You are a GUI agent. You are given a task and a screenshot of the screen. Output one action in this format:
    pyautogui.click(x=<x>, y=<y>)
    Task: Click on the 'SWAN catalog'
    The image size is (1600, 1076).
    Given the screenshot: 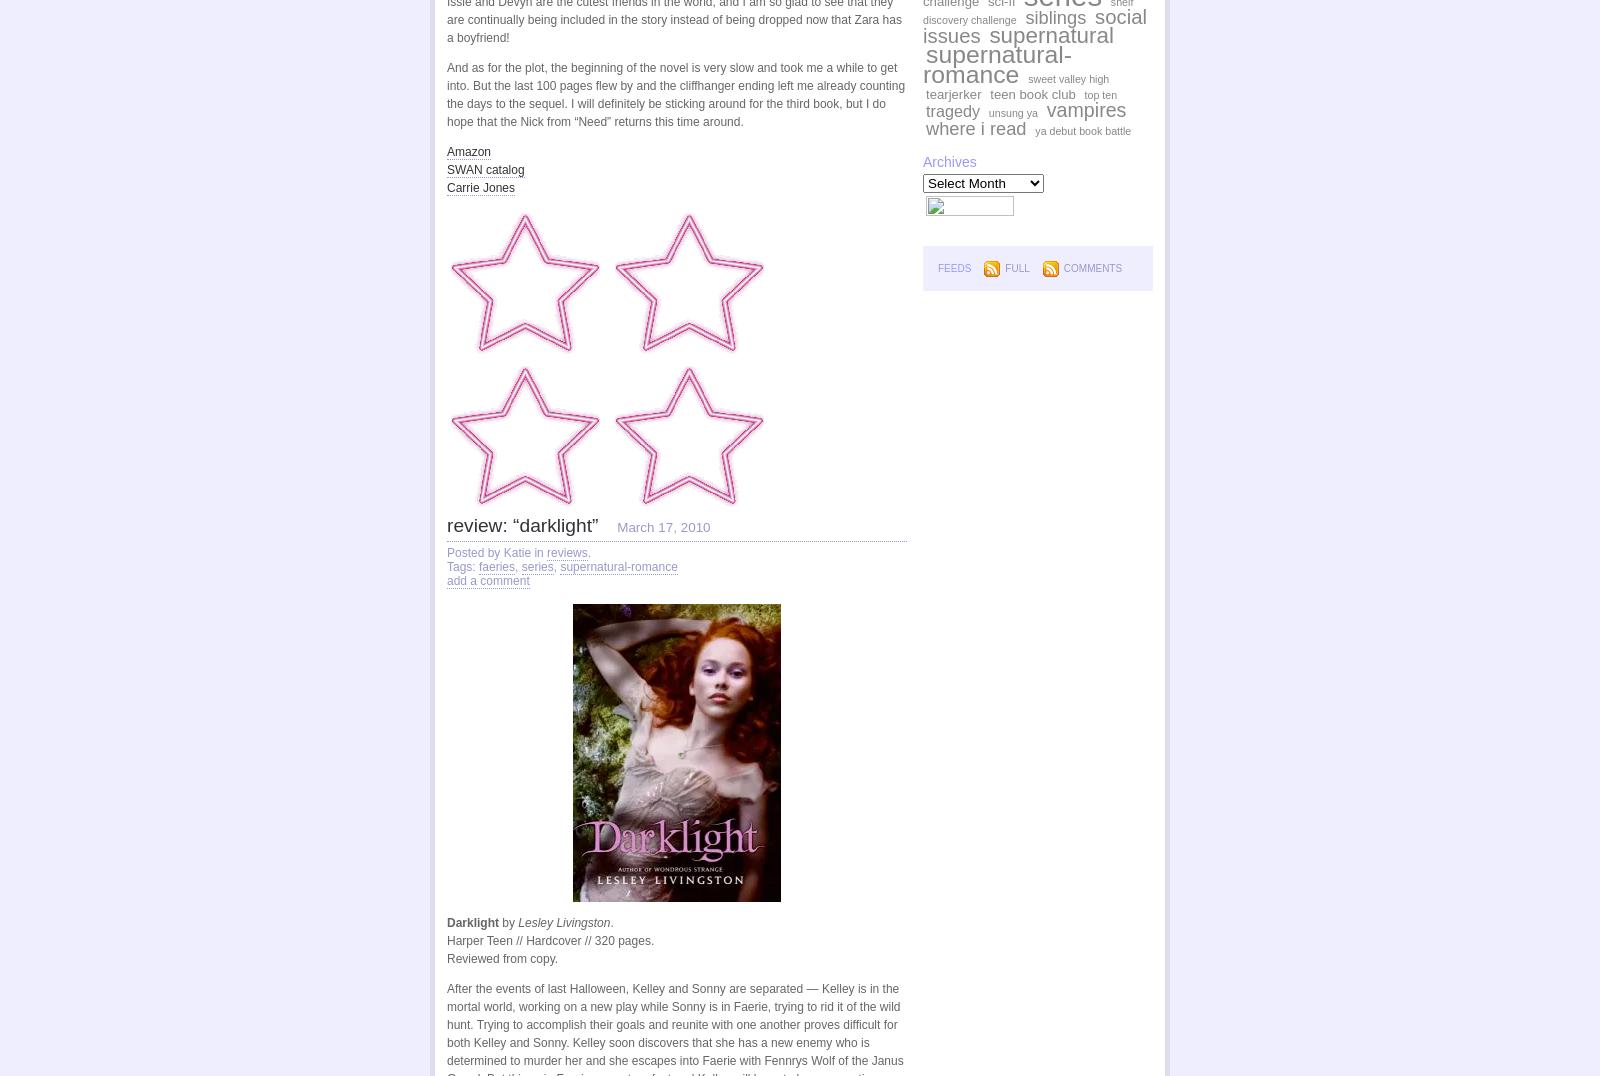 What is the action you would take?
    pyautogui.click(x=484, y=170)
    